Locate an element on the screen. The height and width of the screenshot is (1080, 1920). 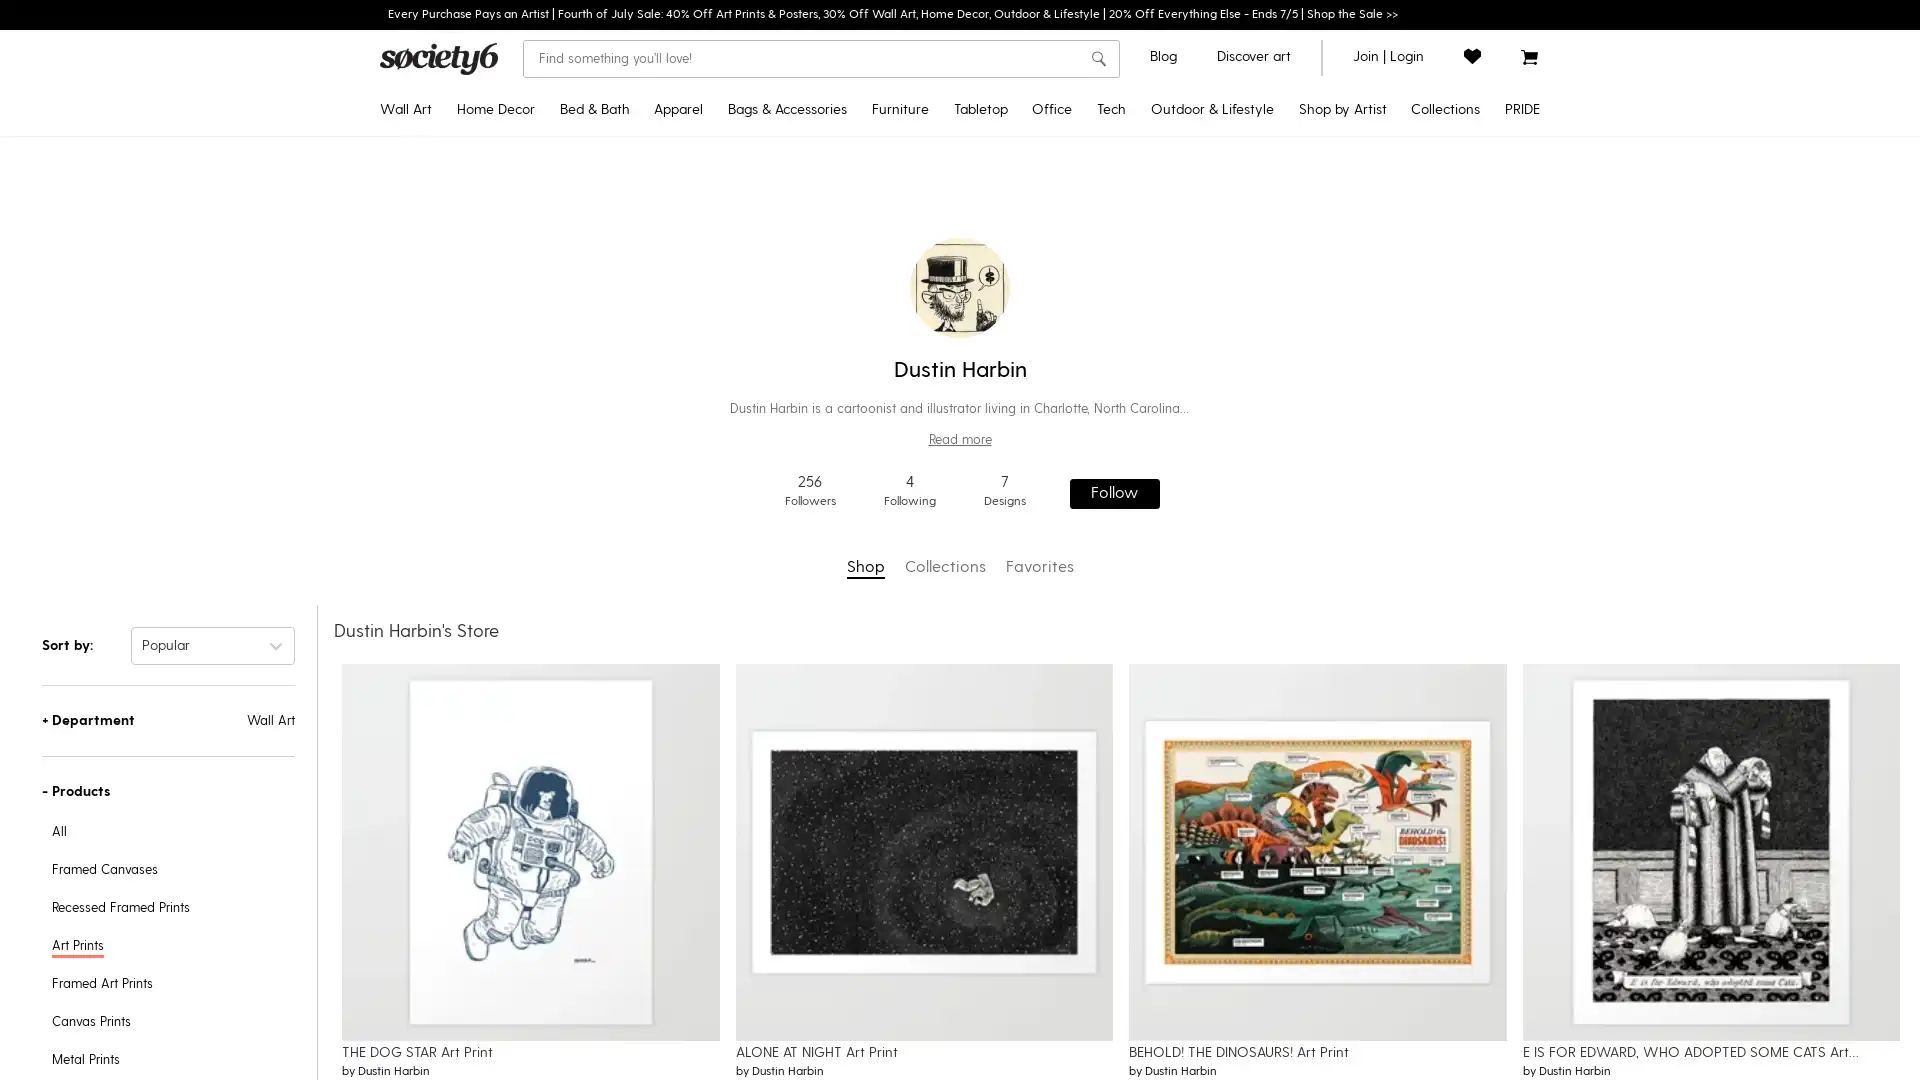
Yoga Mats is located at coordinates (1238, 193).